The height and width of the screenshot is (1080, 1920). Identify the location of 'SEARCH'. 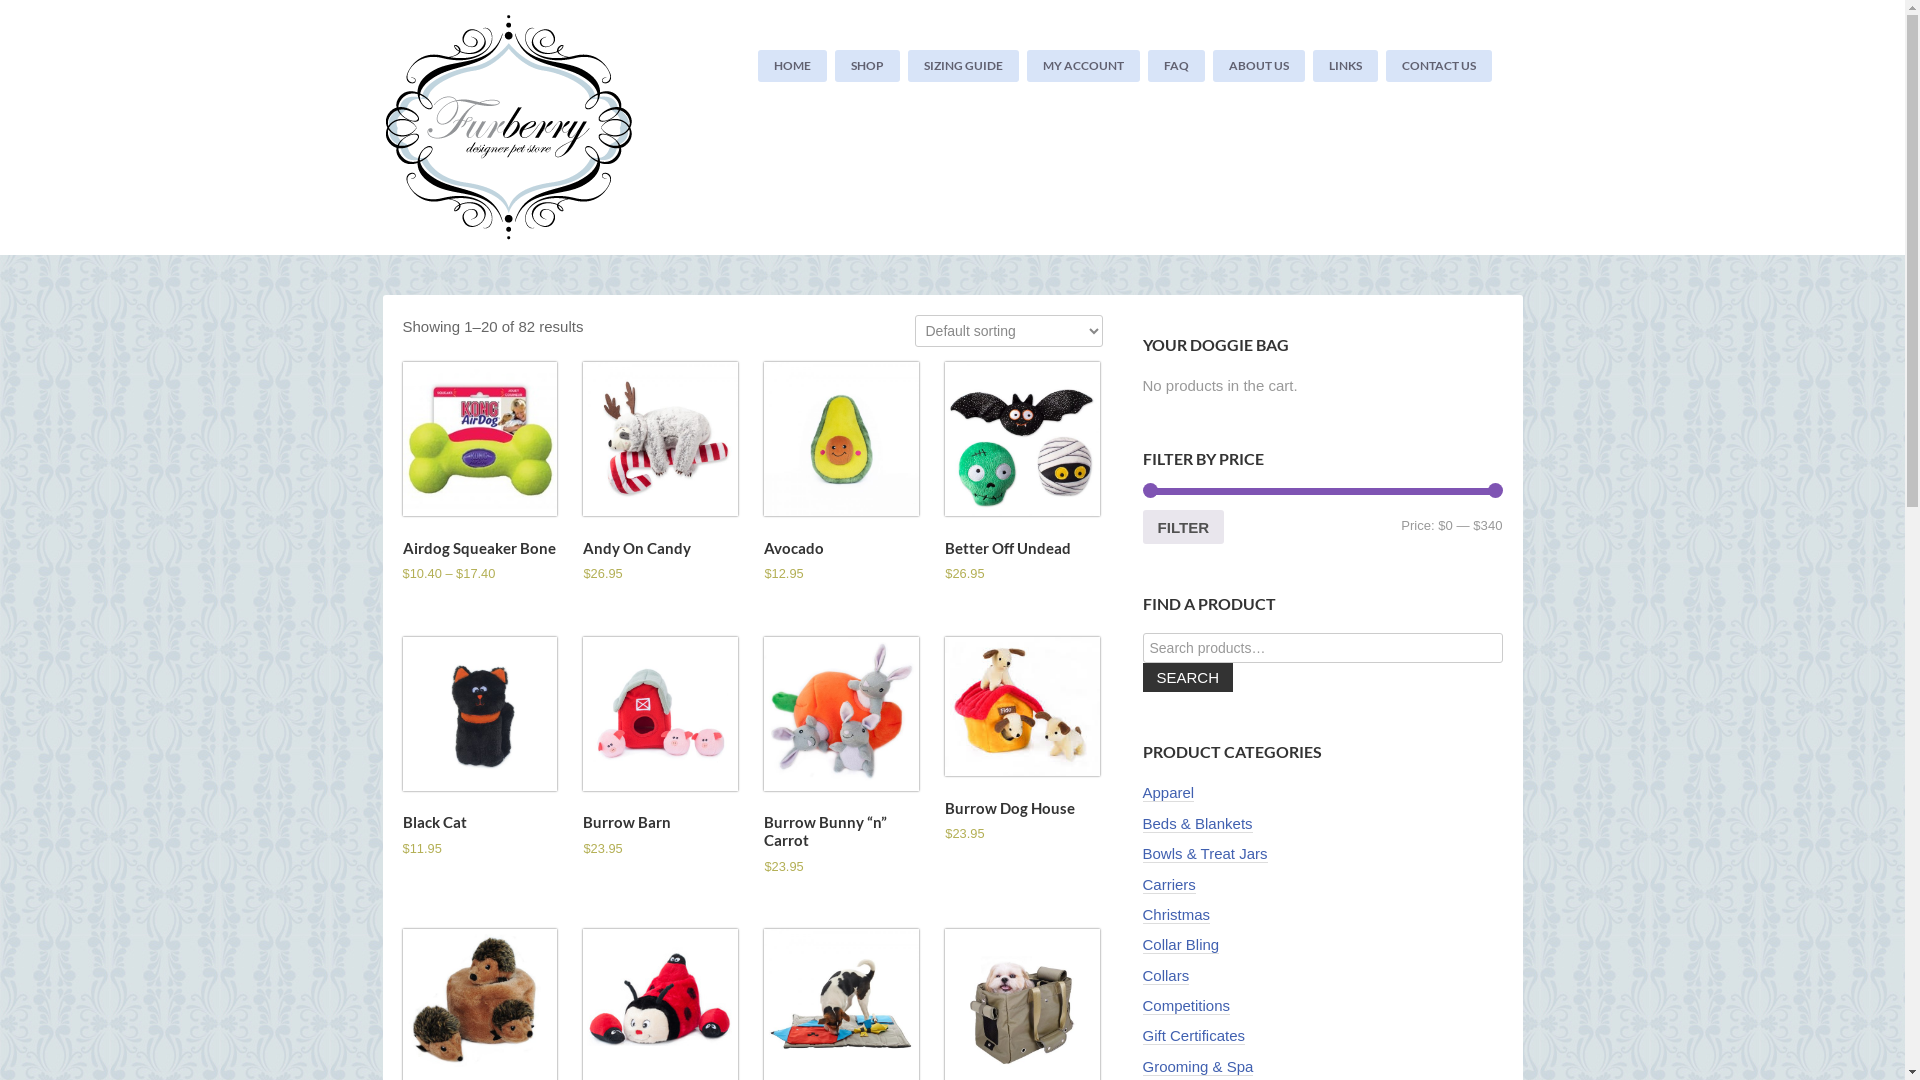
(1187, 676).